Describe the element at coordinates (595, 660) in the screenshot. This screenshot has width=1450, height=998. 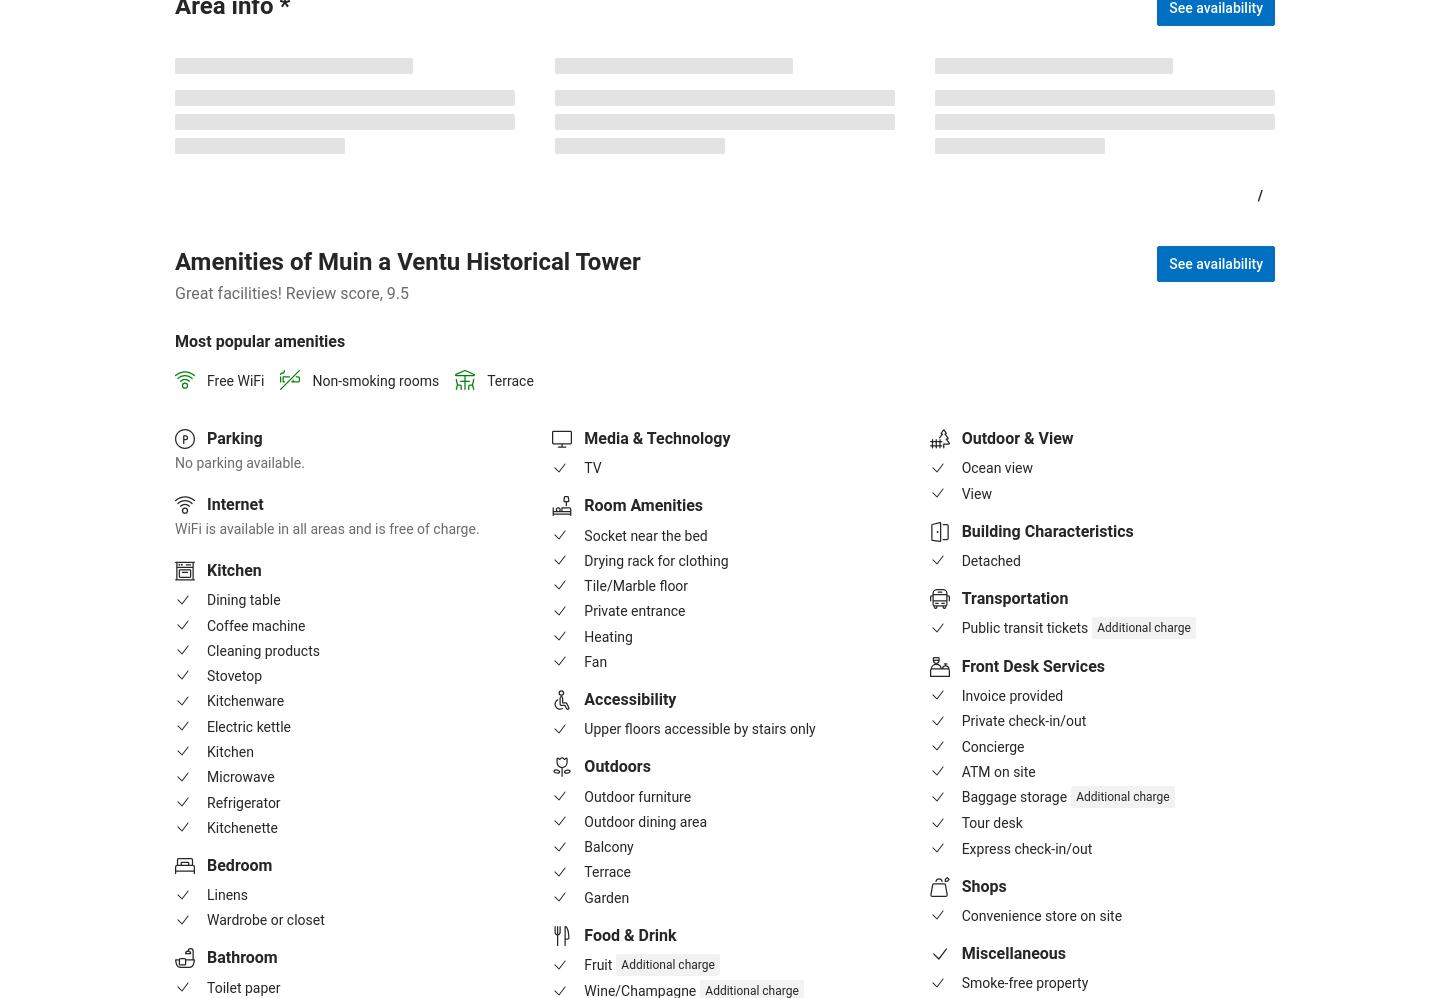
I see `'Fan'` at that location.